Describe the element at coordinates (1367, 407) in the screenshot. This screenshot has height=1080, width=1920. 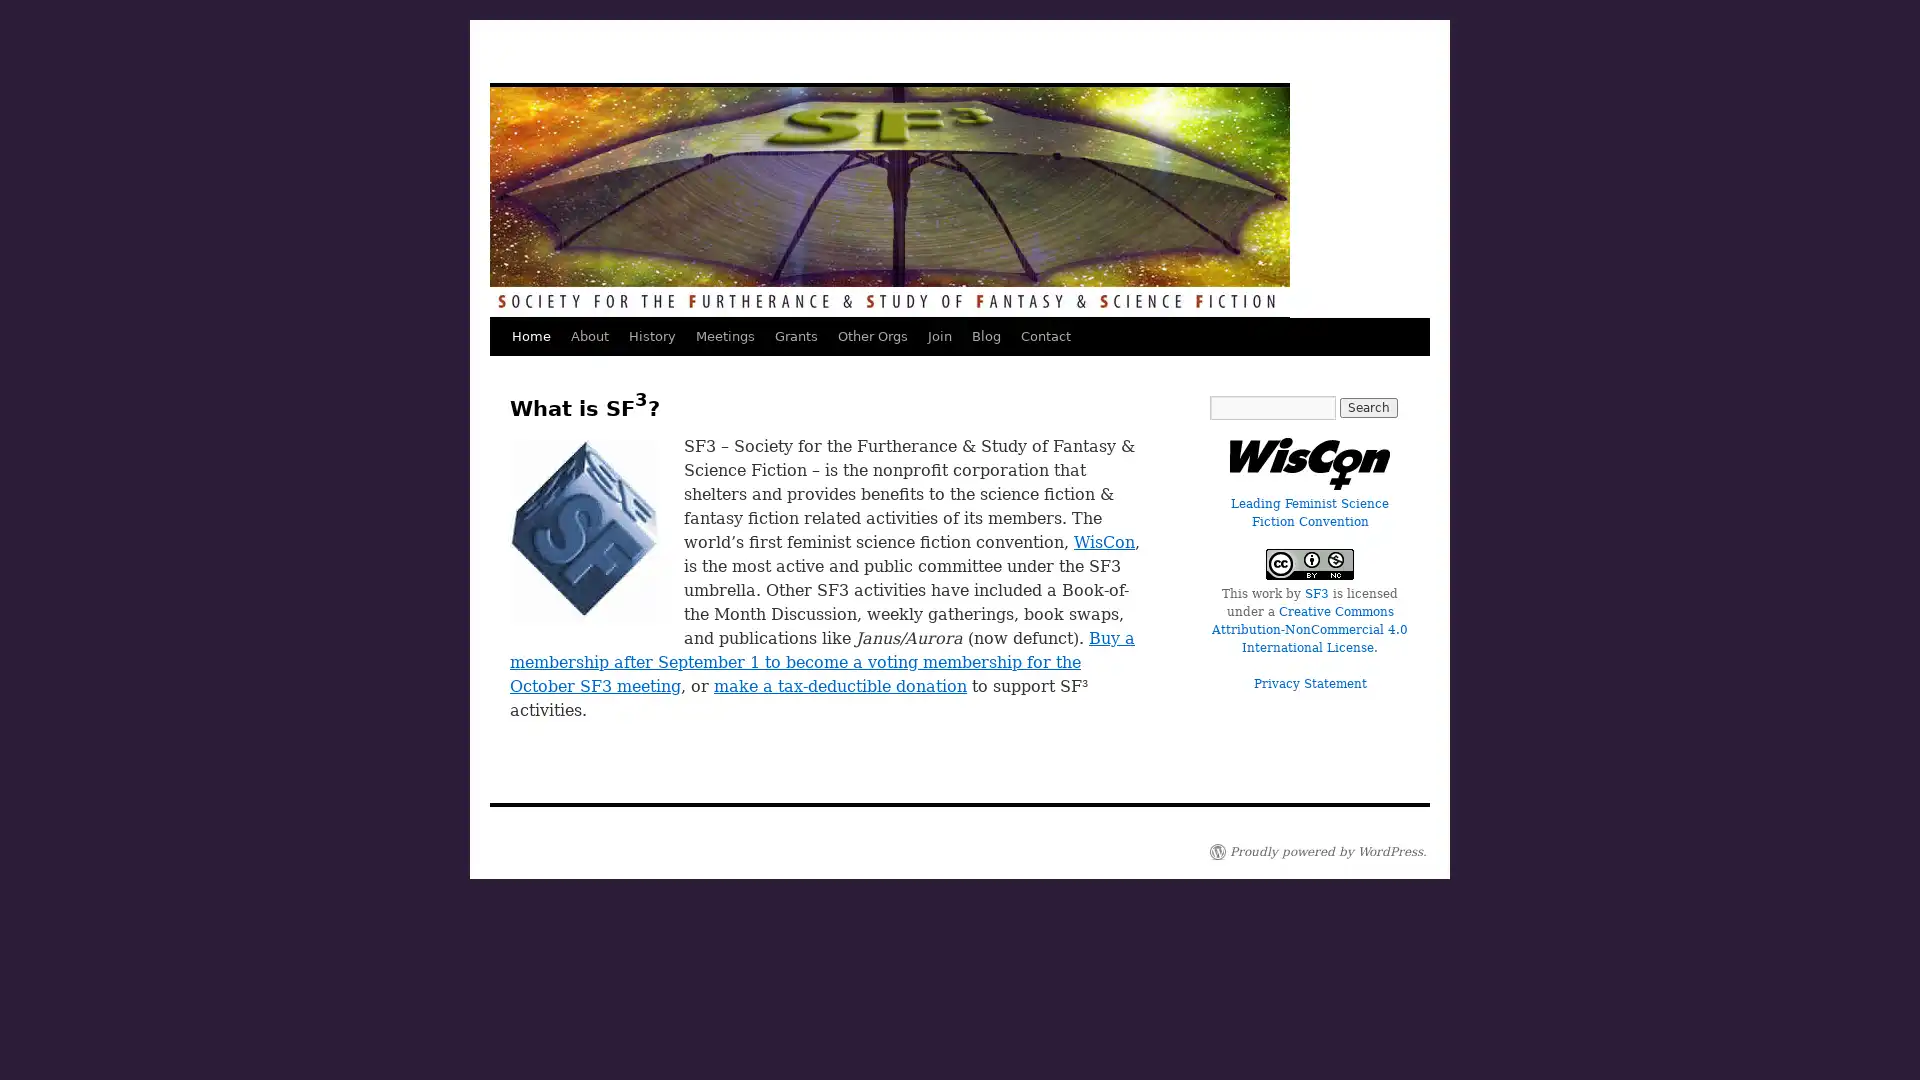
I see `Search` at that location.